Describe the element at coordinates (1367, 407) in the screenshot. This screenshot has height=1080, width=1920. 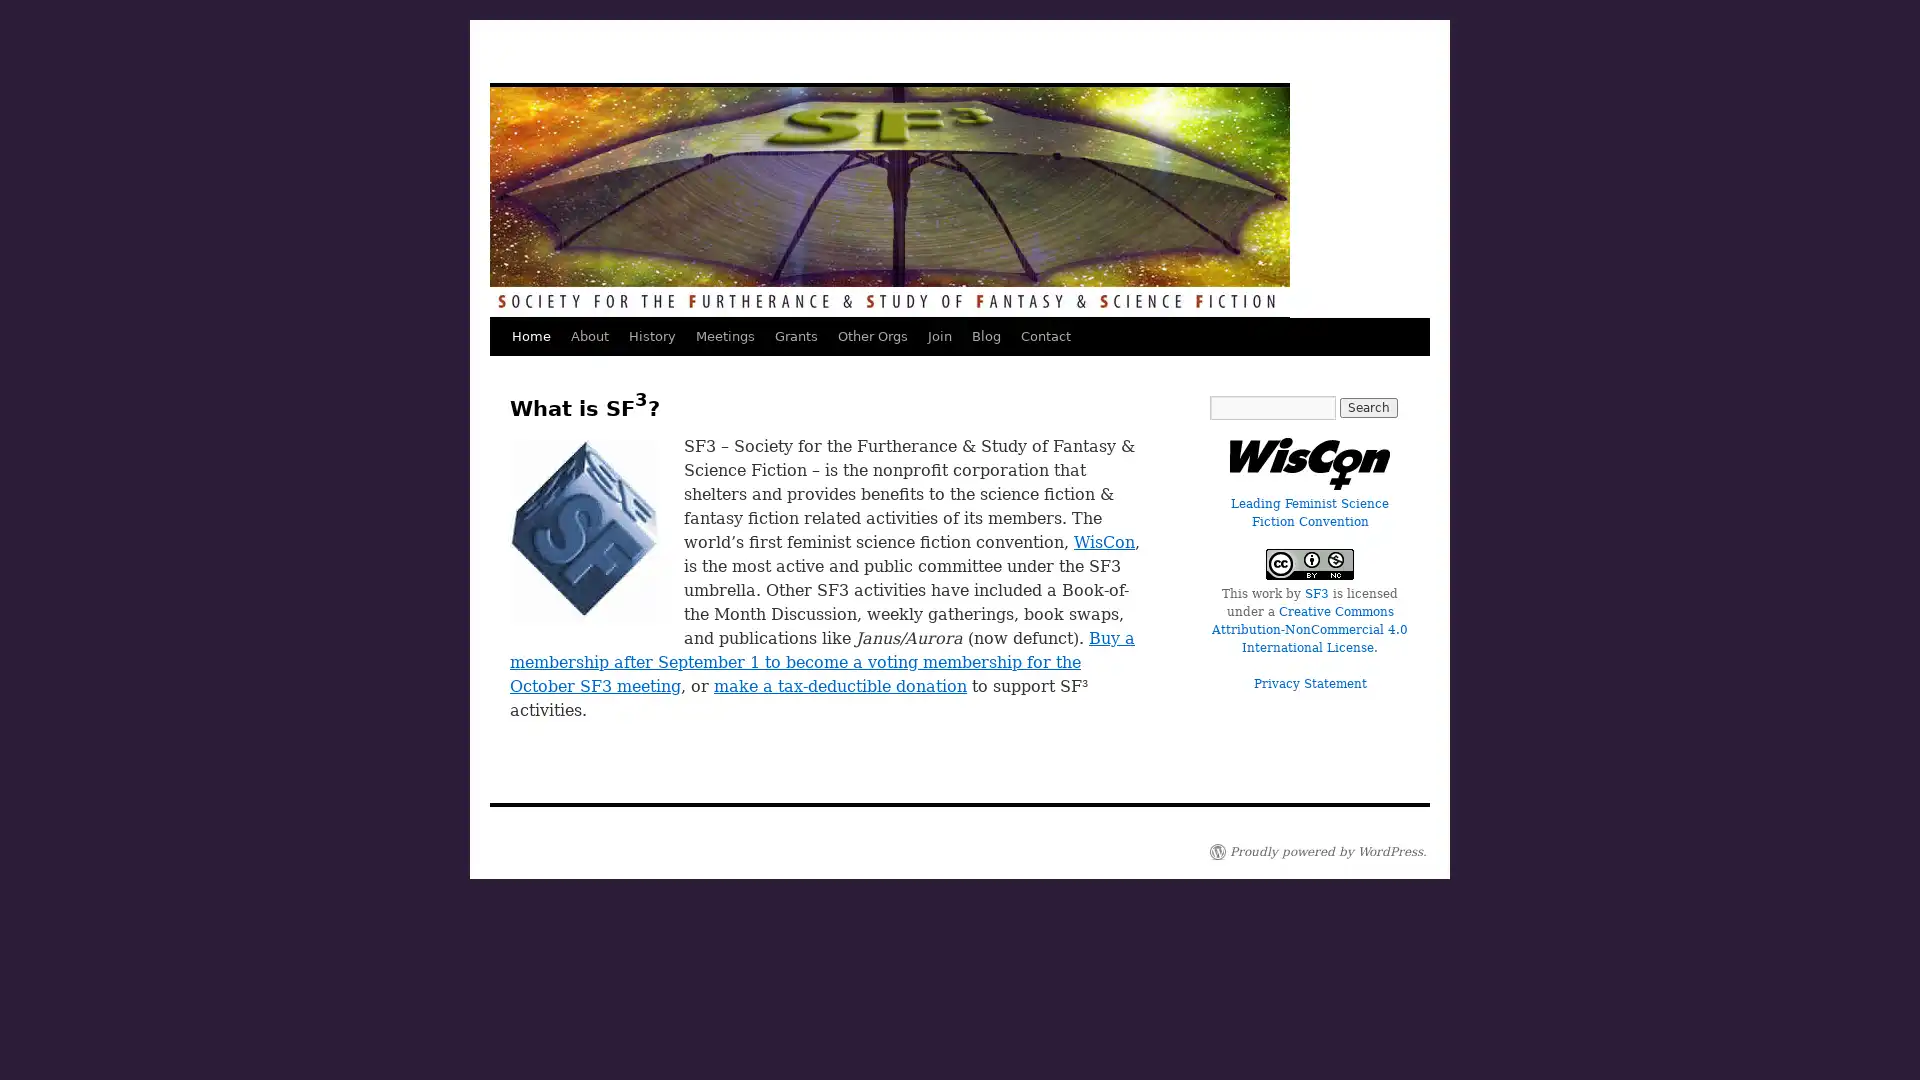
I see `Search` at that location.